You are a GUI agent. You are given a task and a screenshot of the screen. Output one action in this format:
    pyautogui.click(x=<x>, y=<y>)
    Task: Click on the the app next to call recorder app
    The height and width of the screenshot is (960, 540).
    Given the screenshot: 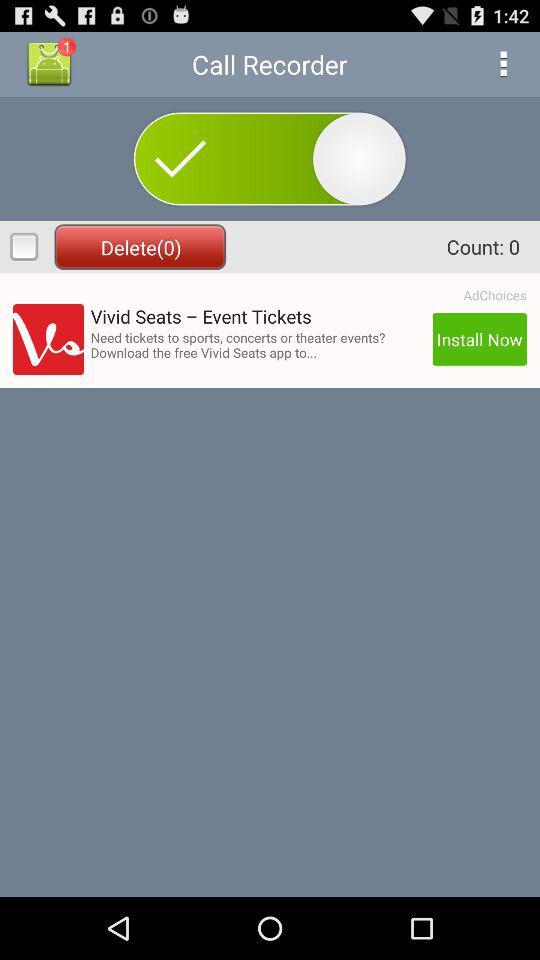 What is the action you would take?
    pyautogui.click(x=502, y=64)
    